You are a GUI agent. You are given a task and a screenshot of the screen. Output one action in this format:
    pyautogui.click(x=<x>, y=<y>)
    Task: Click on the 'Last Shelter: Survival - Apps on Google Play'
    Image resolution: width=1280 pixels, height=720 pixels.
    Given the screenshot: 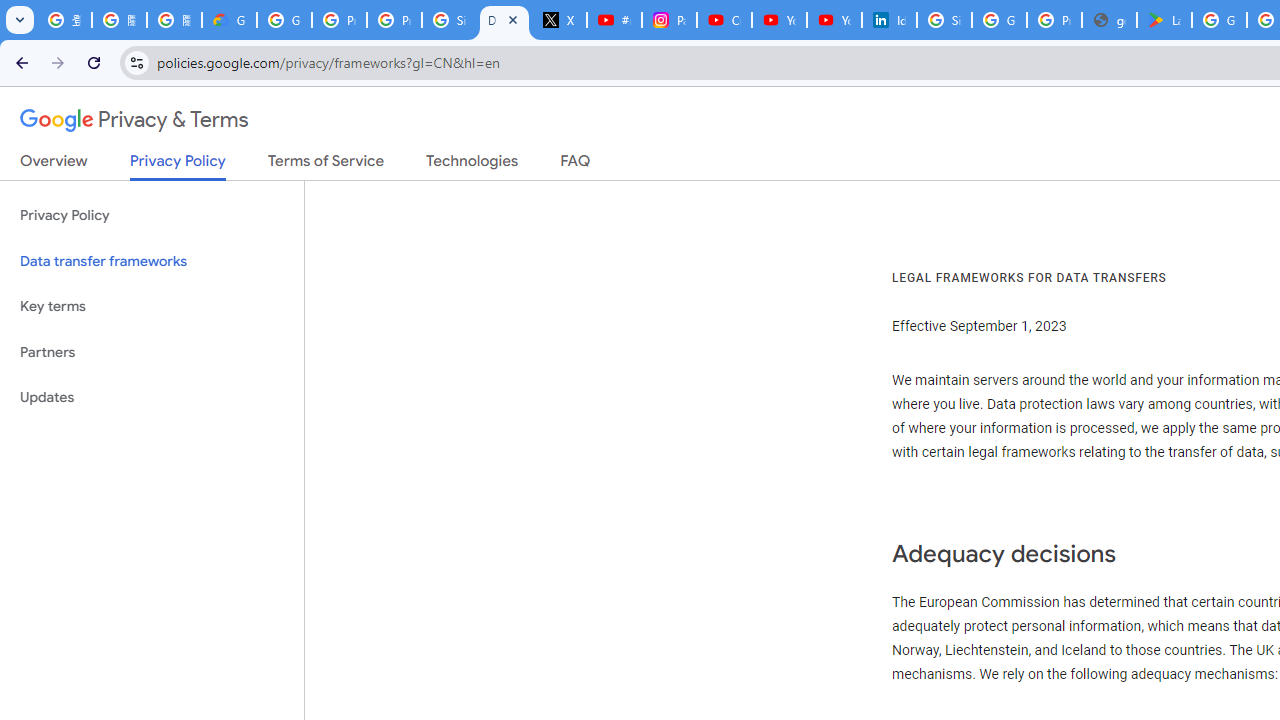 What is the action you would take?
    pyautogui.click(x=1164, y=20)
    